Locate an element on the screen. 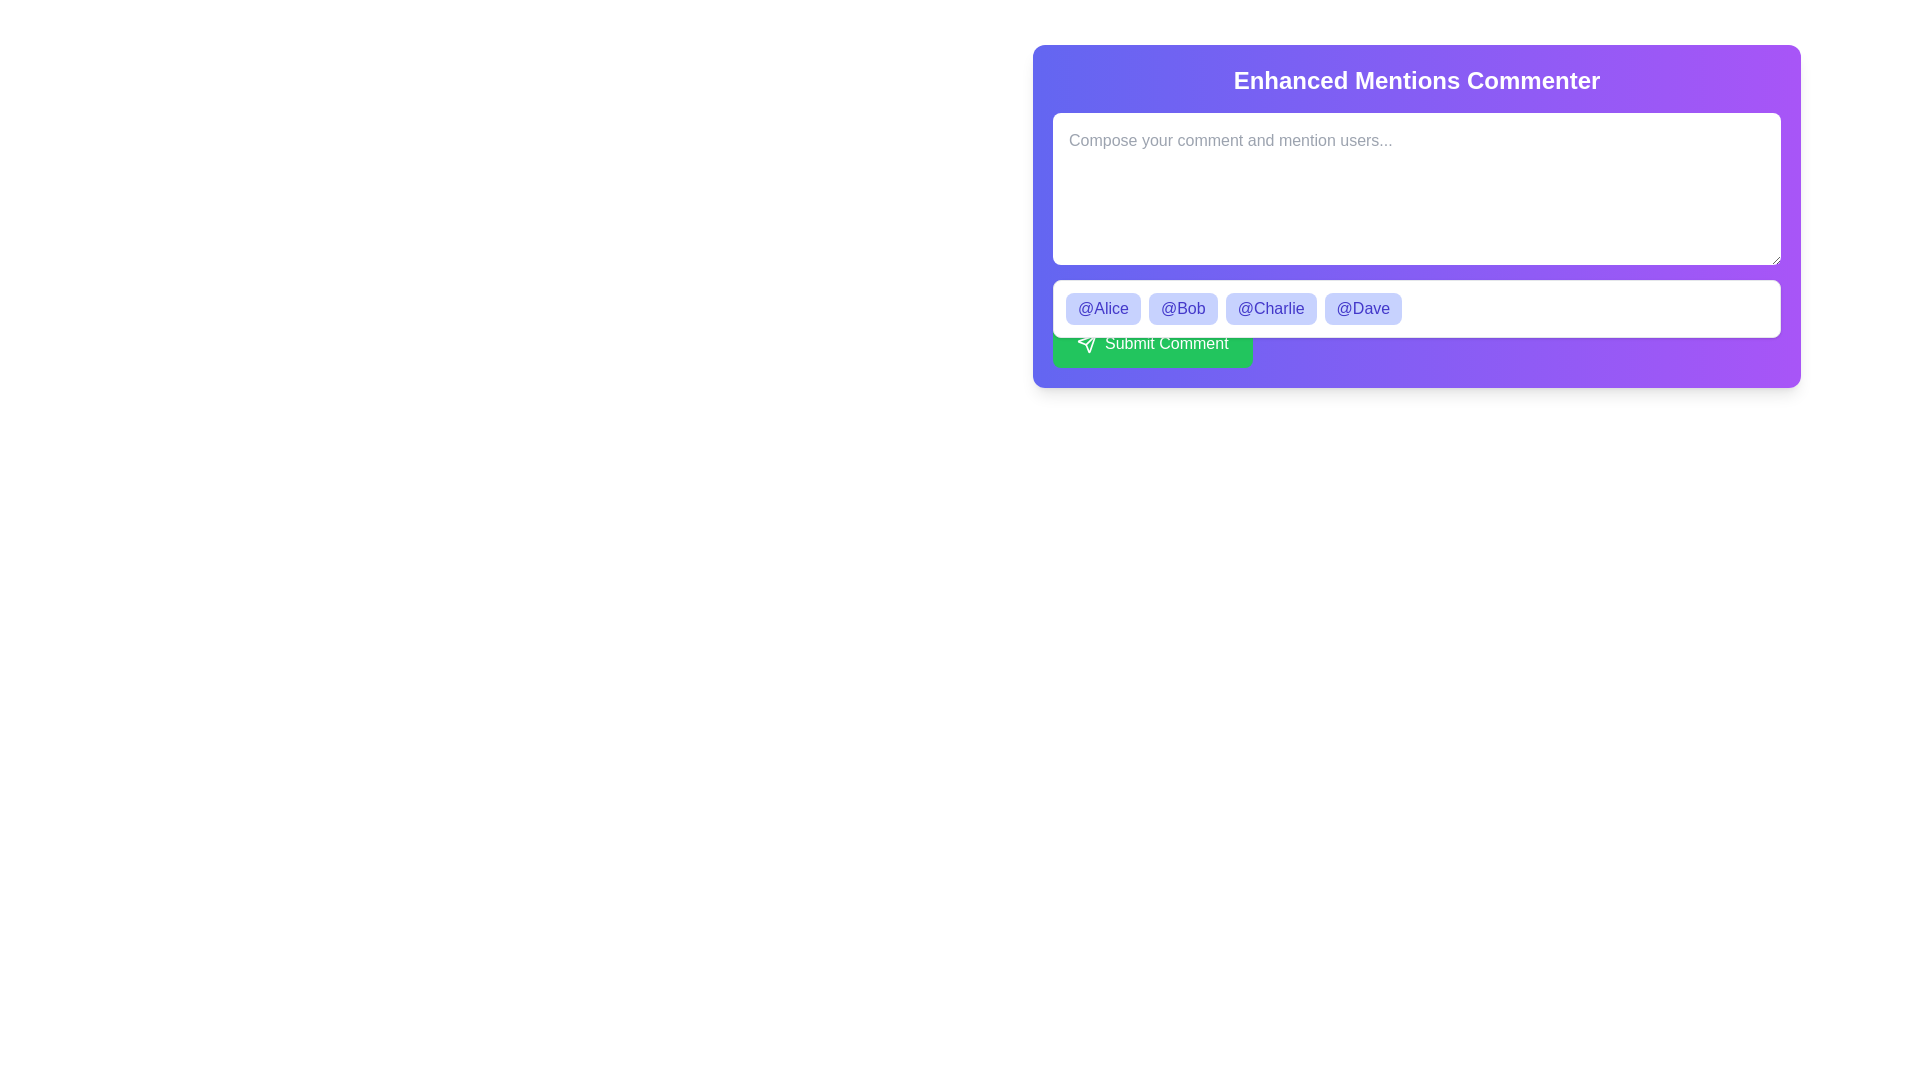 This screenshot has height=1080, width=1920. the clickable text label '@Dave', which is styled with a rounded rectangle shape and located in the suggestions dropdown under the text input box is located at coordinates (1362, 308).